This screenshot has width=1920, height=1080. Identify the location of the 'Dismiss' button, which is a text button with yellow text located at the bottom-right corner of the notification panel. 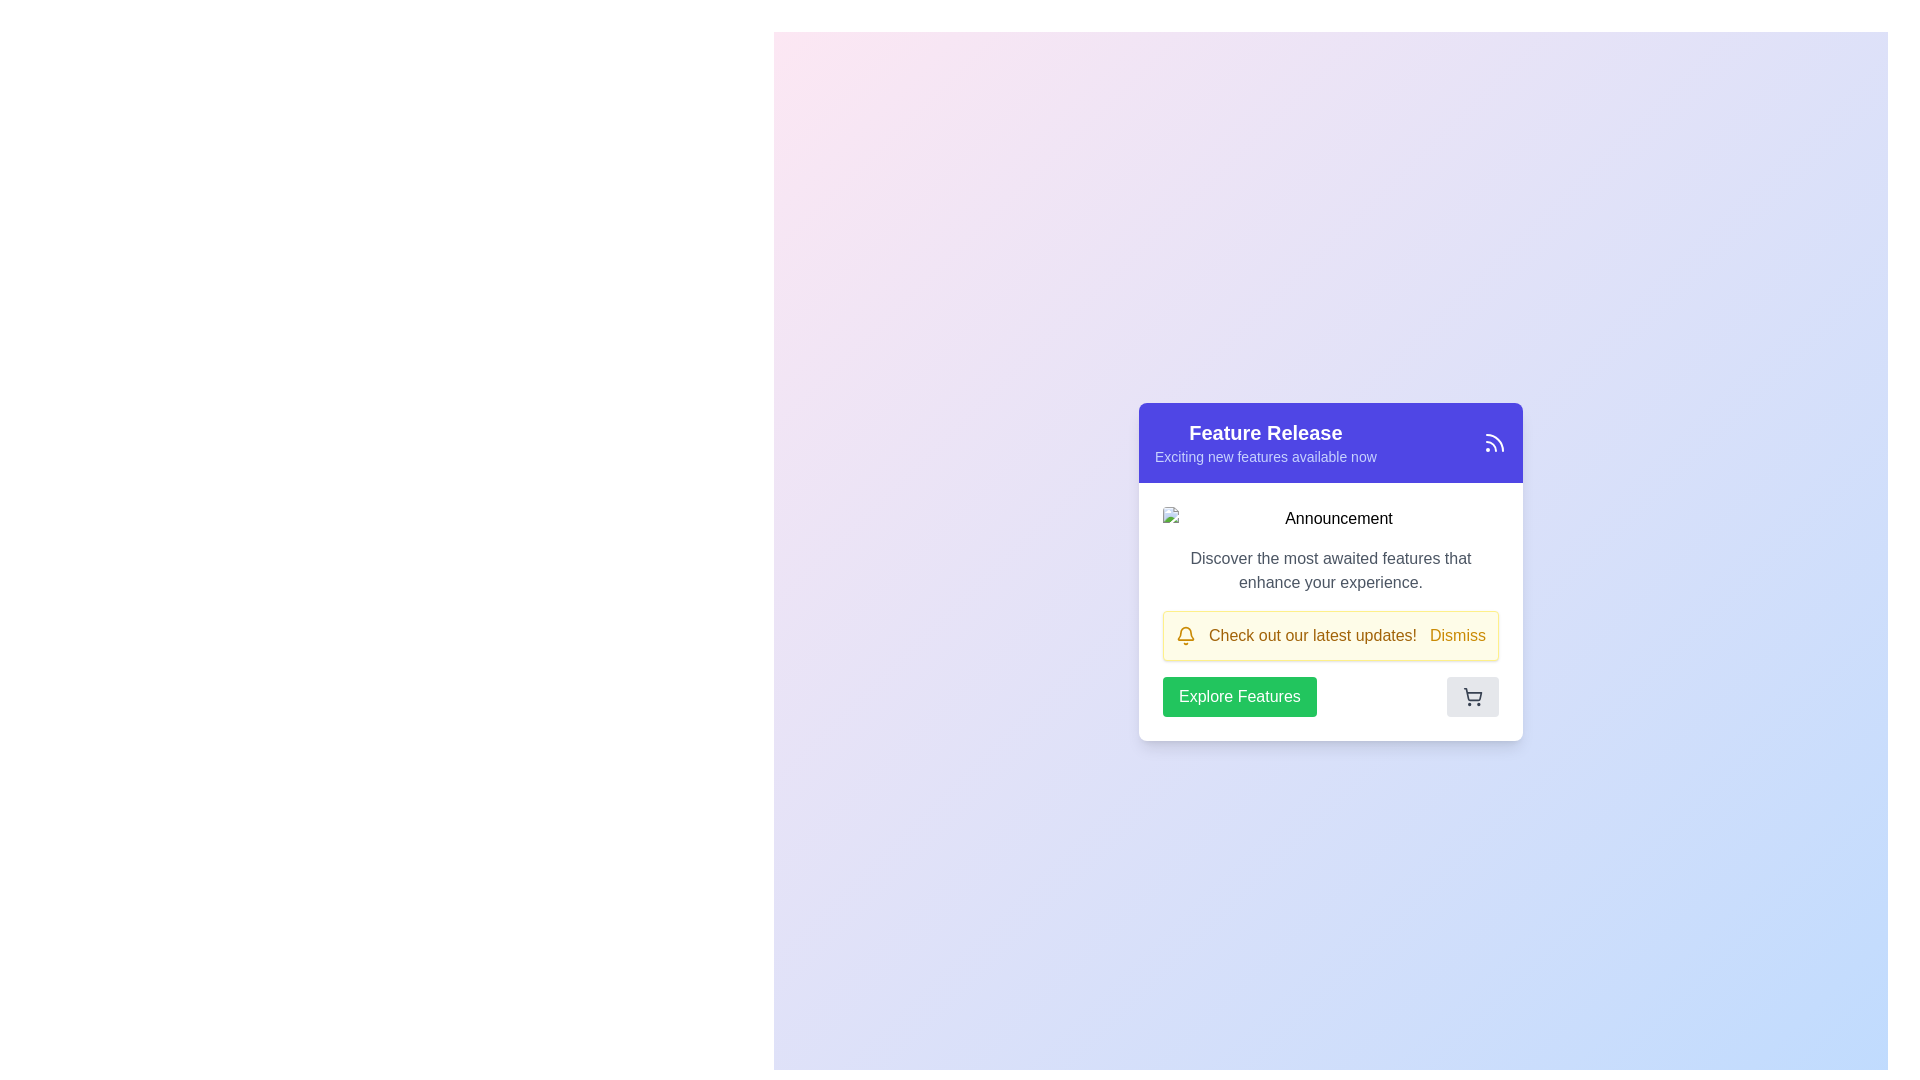
(1458, 636).